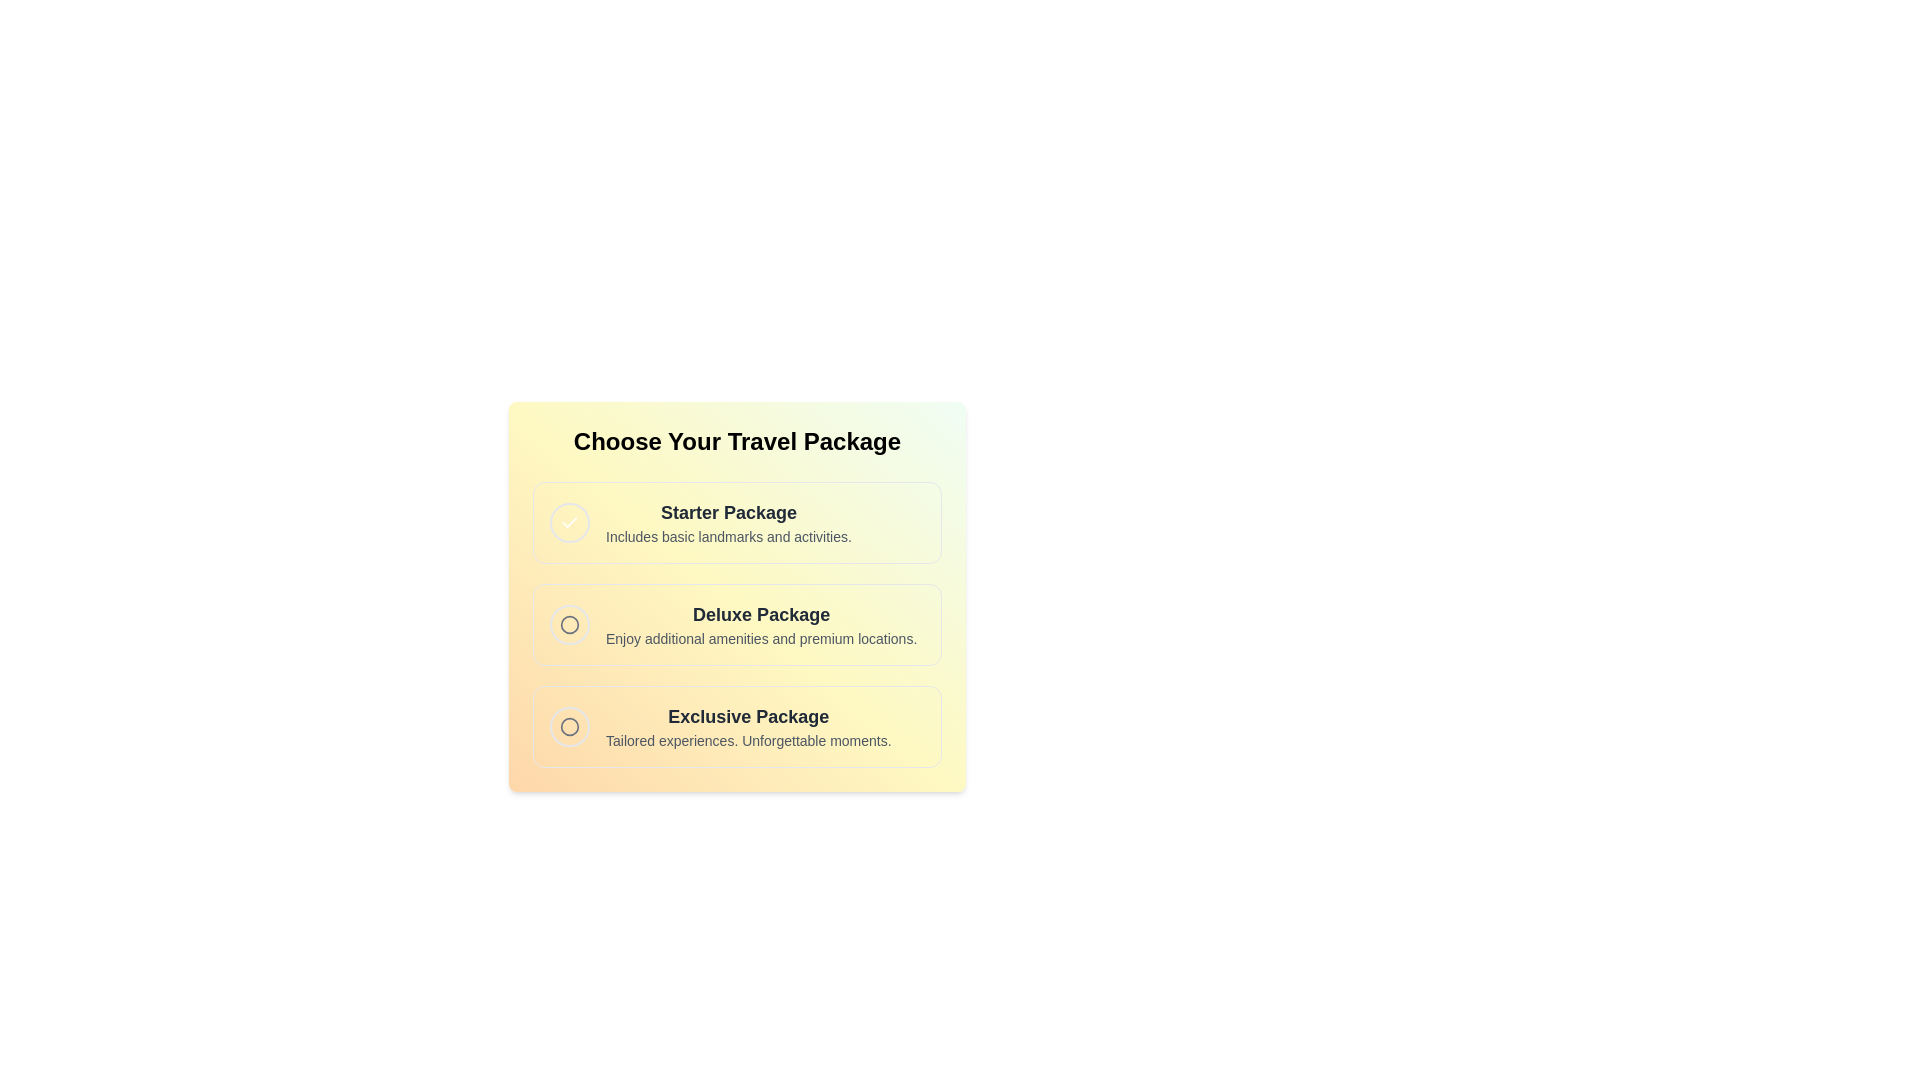  What do you see at coordinates (728, 535) in the screenshot?
I see `text 'Includes basic landmarks and activities.' which is displayed in a small-sized, gray-colored font beneath the heading 'Starter Package' in the first package section` at bounding box center [728, 535].